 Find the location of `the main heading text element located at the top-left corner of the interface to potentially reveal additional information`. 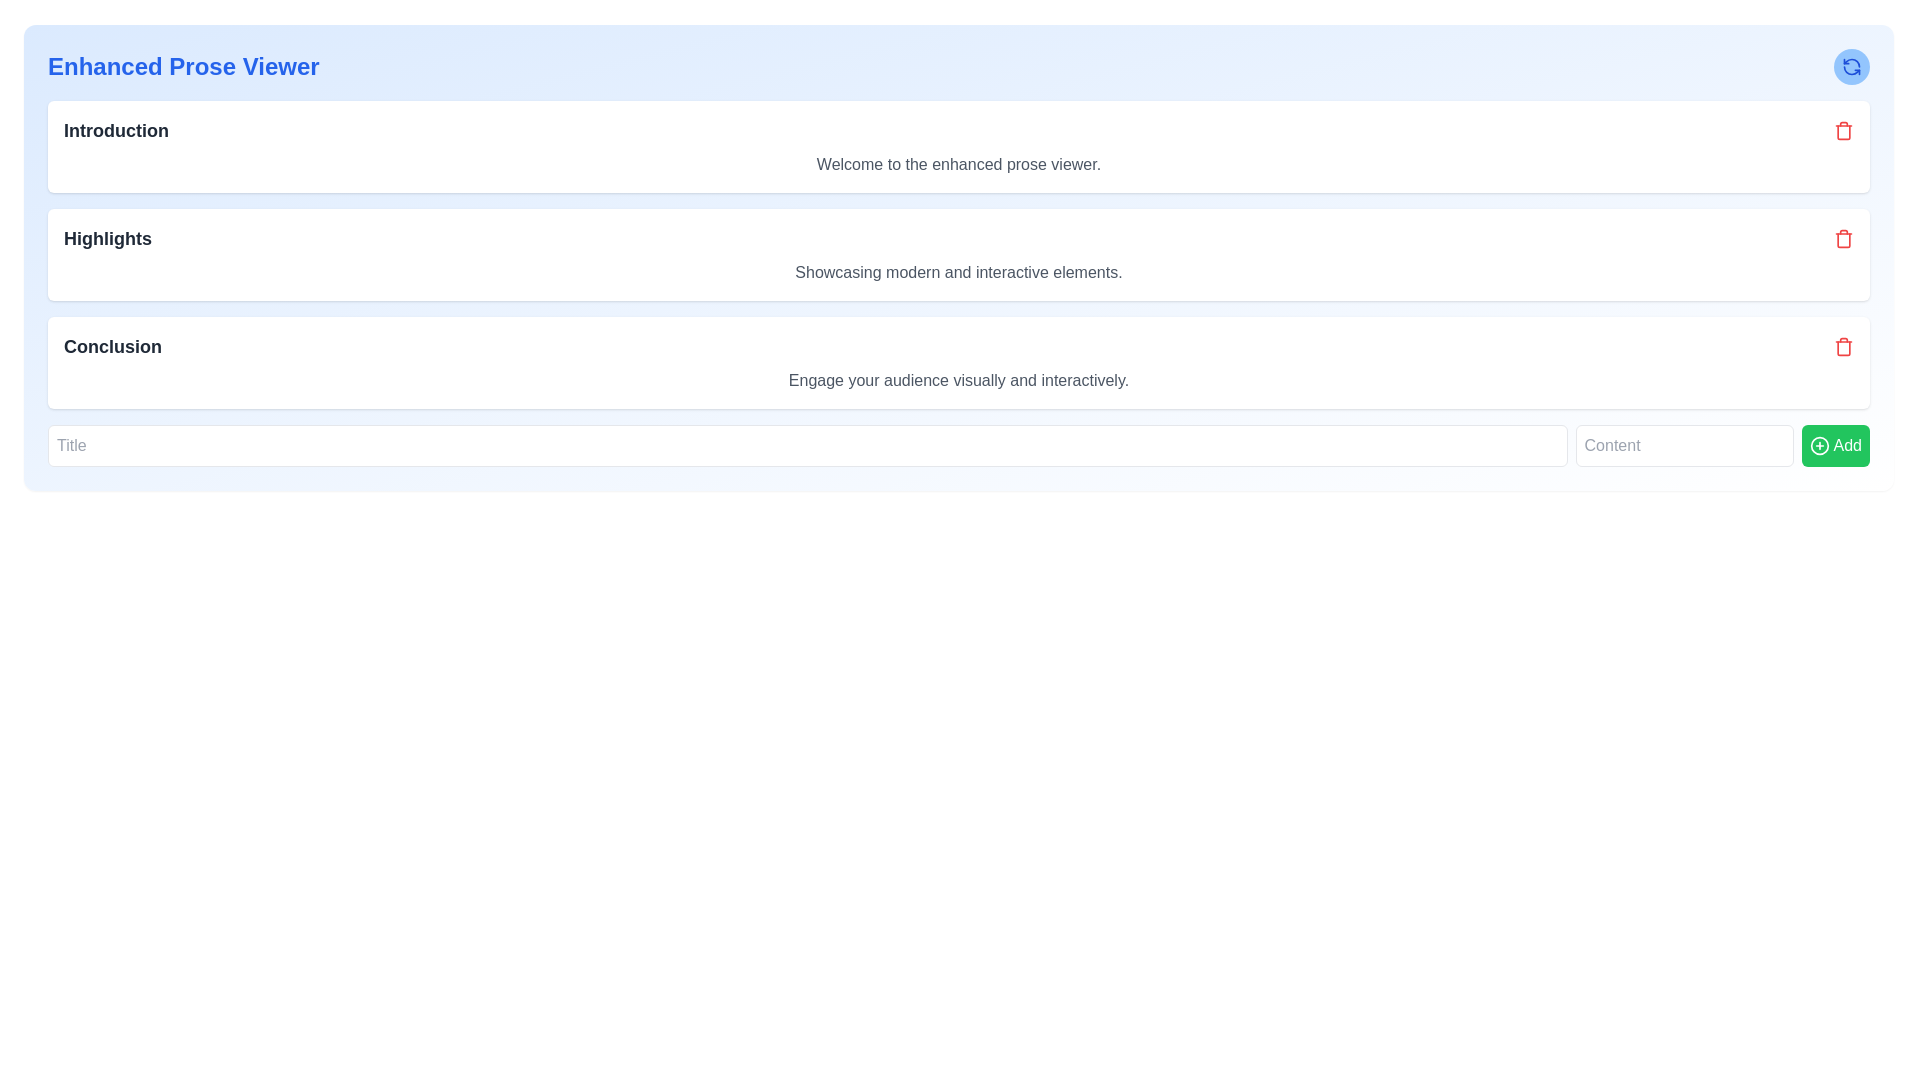

the main heading text element located at the top-left corner of the interface to potentially reveal additional information is located at coordinates (183, 65).